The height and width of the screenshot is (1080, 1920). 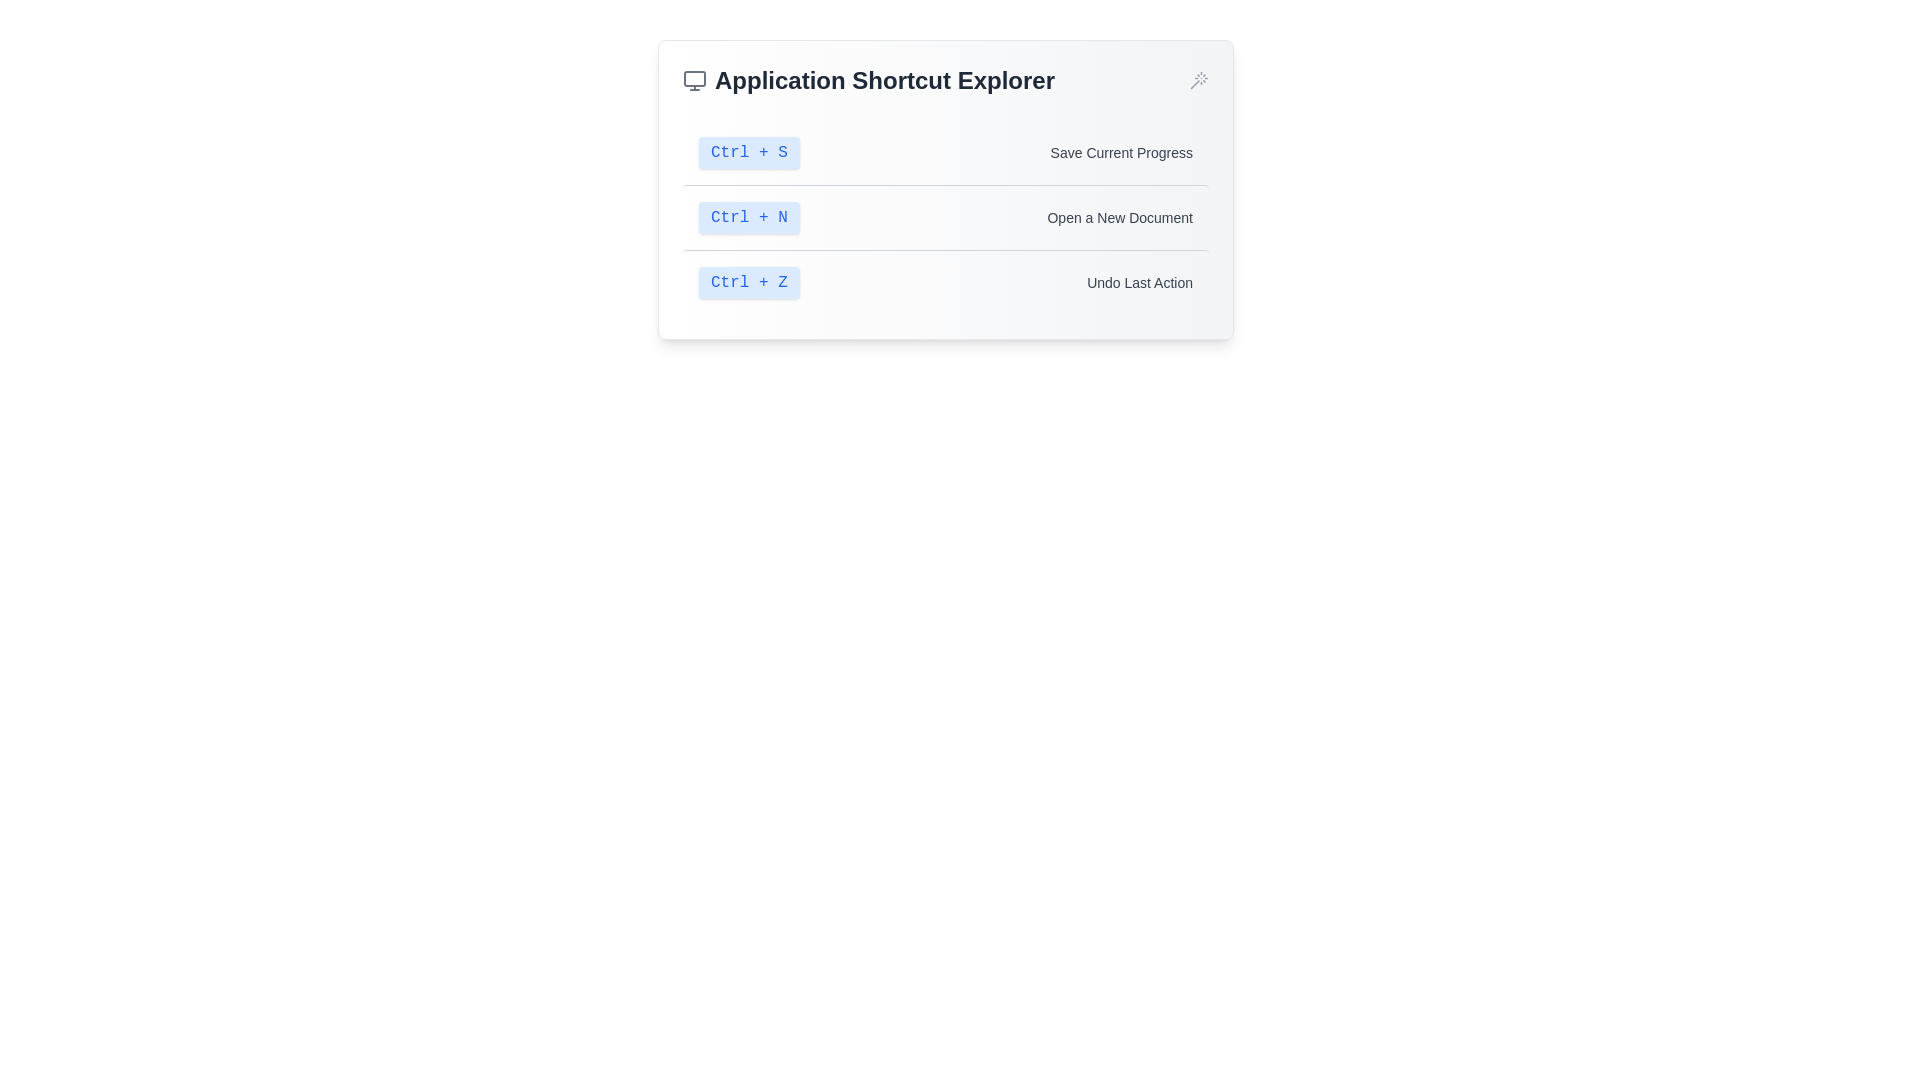 What do you see at coordinates (748, 282) in the screenshot?
I see `text of the label component indicating the keyboard shortcut 'Ctrl + Z' for the 'Undo Last Action' functionality, located in the third row of the 'Application Shortcut Explorer' panel` at bounding box center [748, 282].